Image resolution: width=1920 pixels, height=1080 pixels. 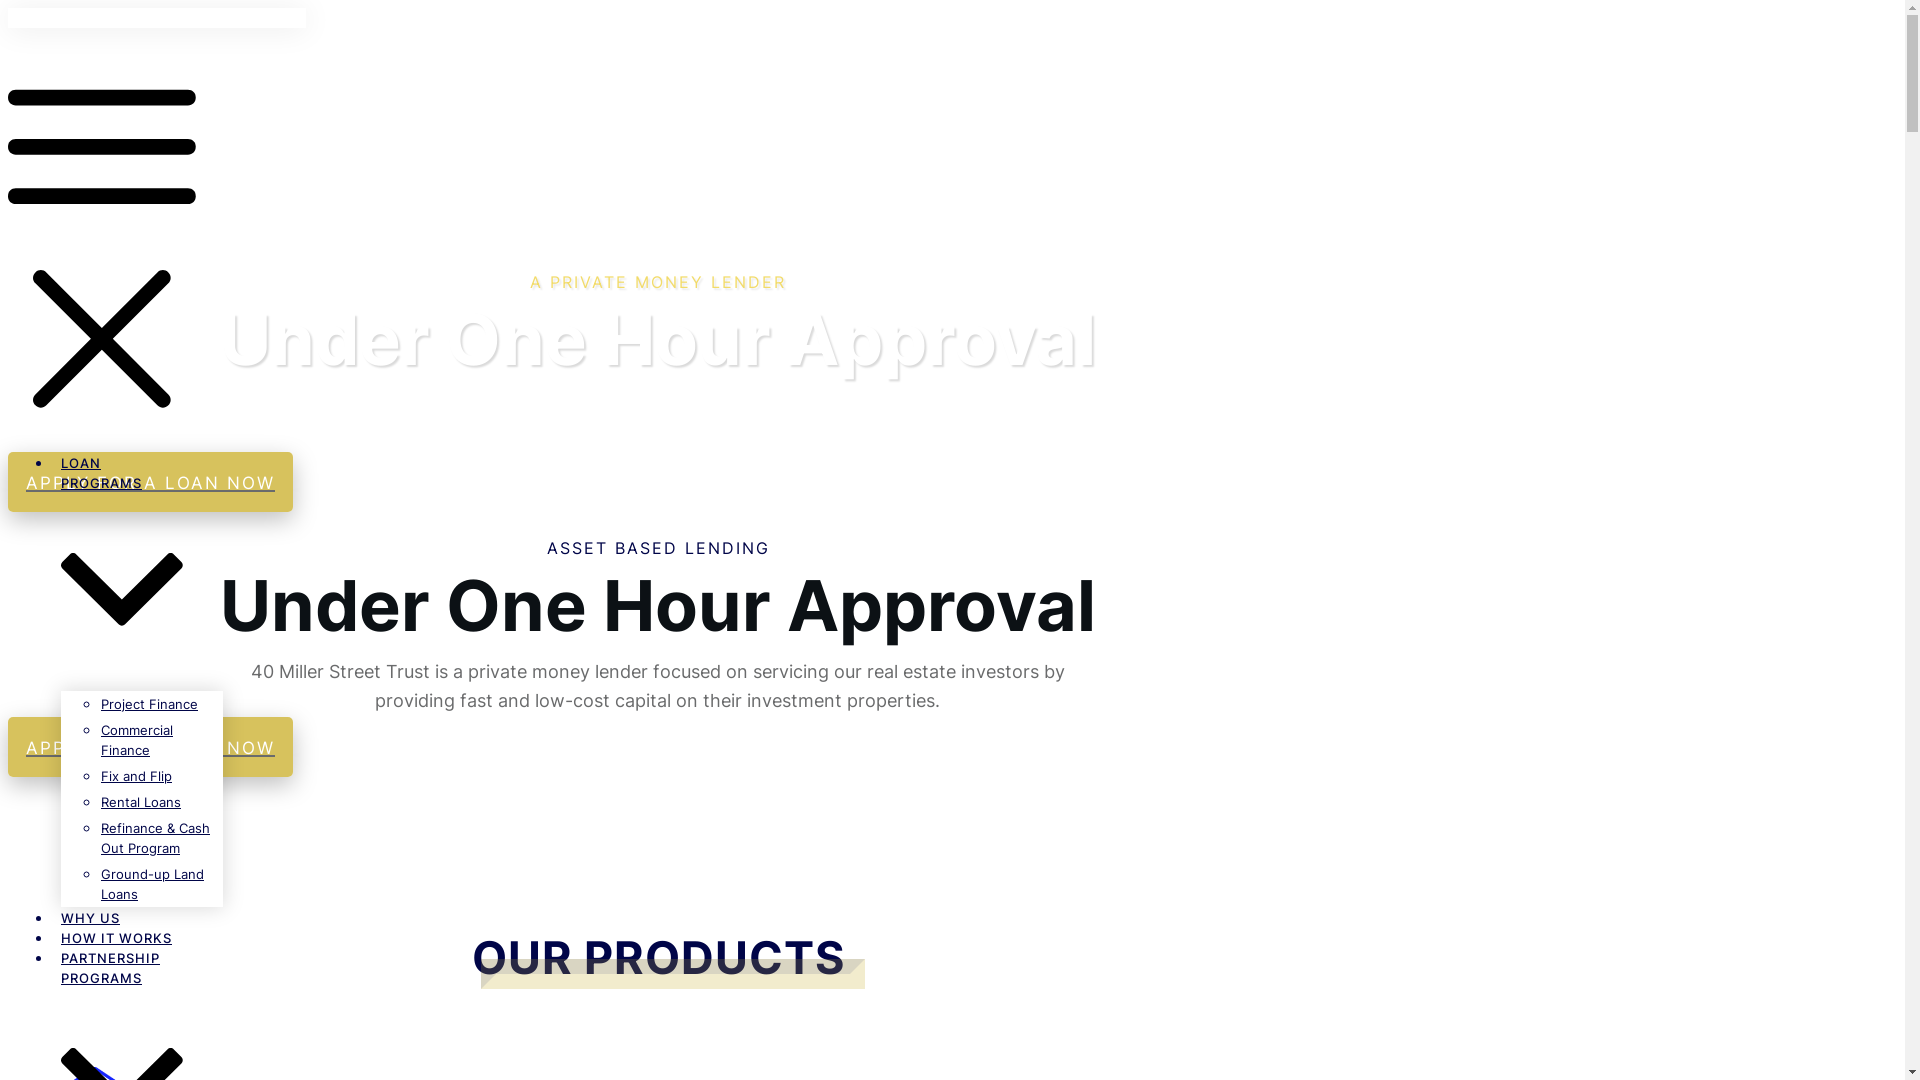 I want to click on 'WHY US', so click(x=89, y=918).